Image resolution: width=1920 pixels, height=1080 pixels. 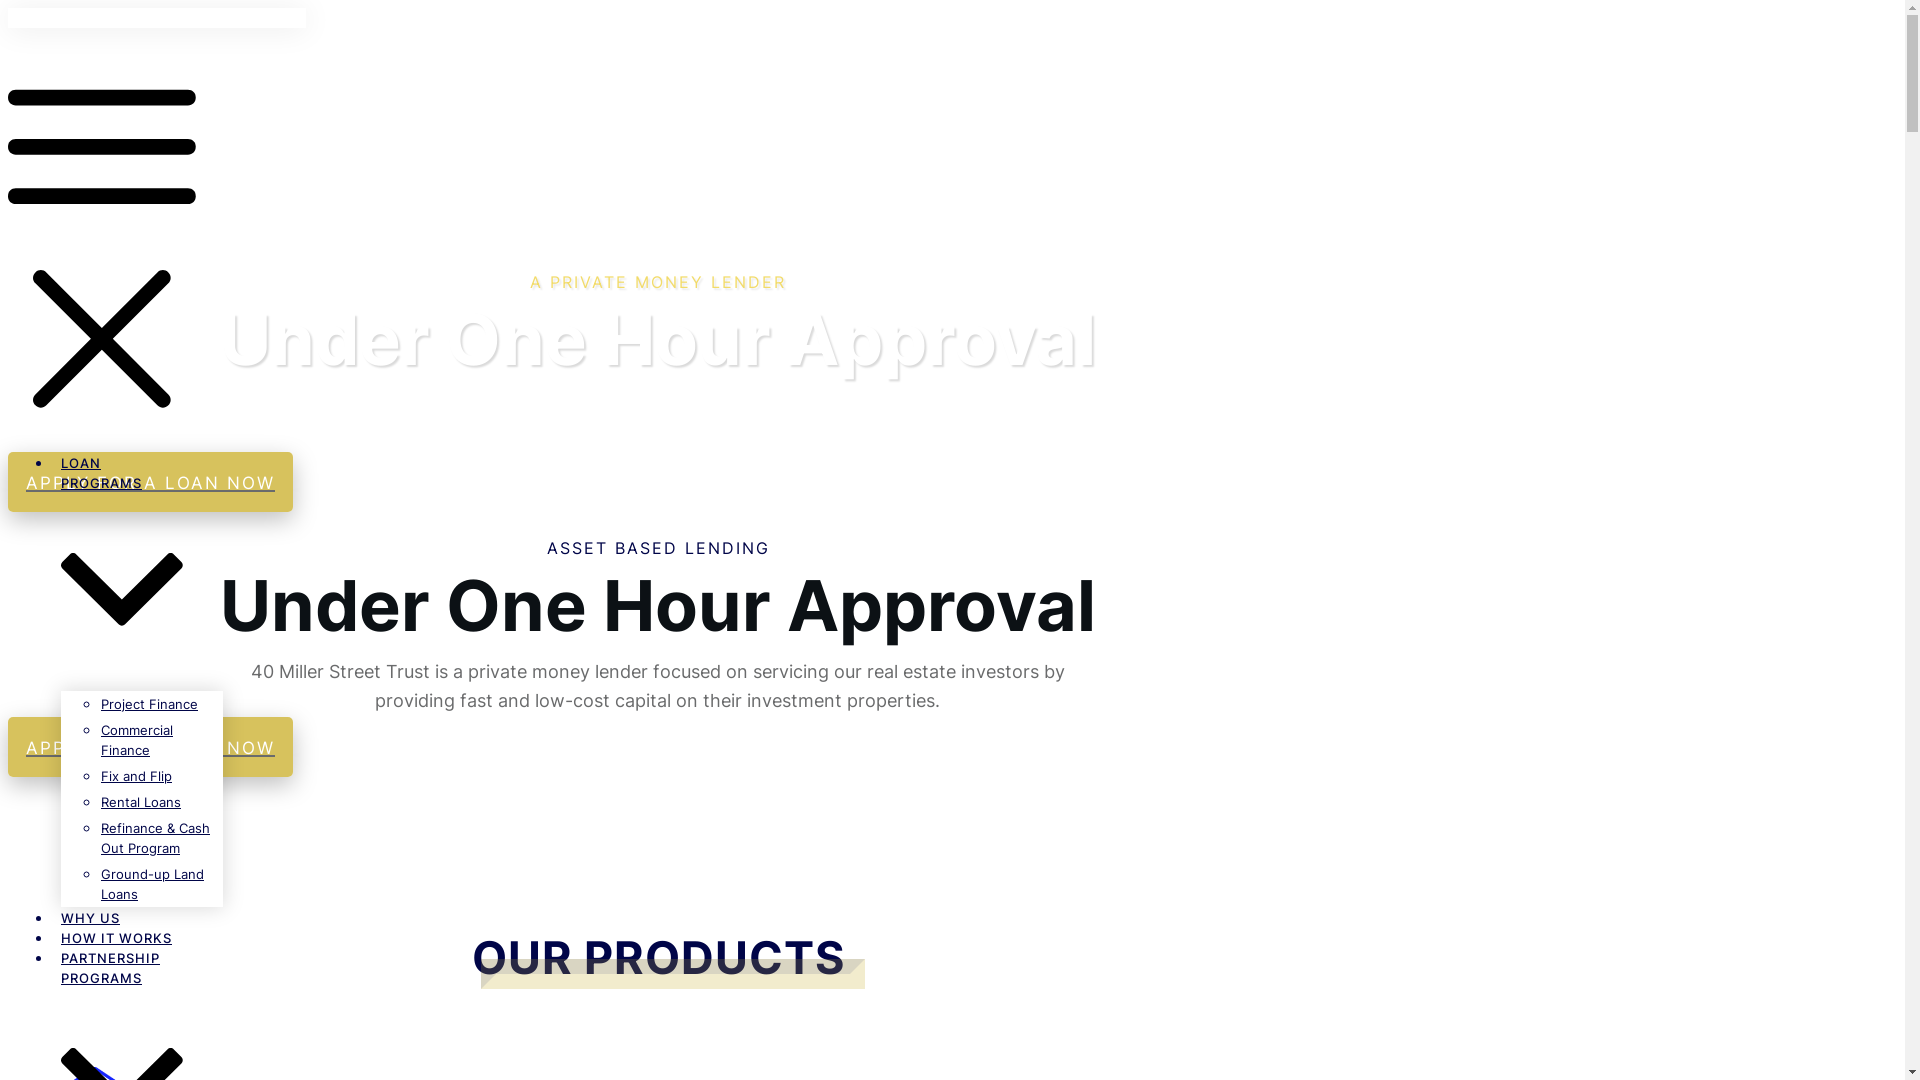 I want to click on 'WHY US', so click(x=89, y=918).